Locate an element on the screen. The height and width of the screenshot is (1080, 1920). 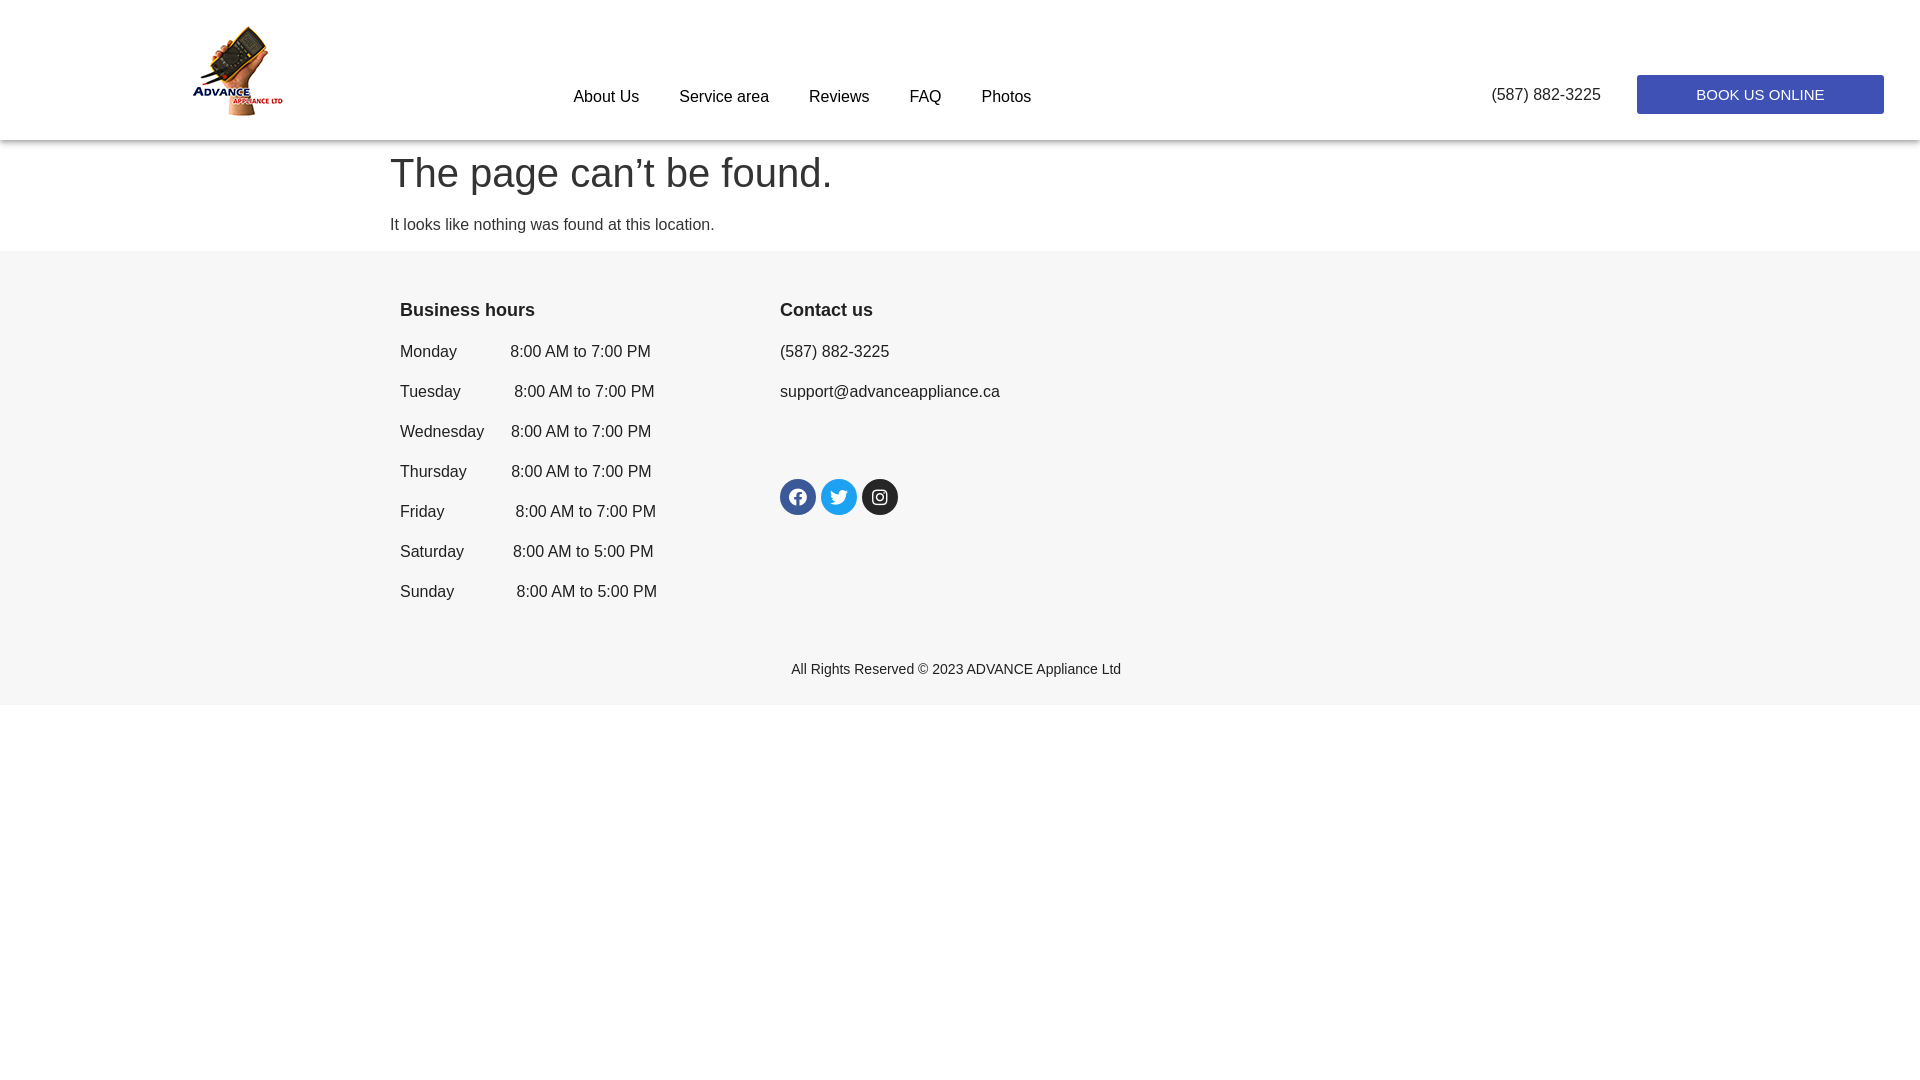
'BOOK US ONLINE' is located at coordinates (1760, 94).